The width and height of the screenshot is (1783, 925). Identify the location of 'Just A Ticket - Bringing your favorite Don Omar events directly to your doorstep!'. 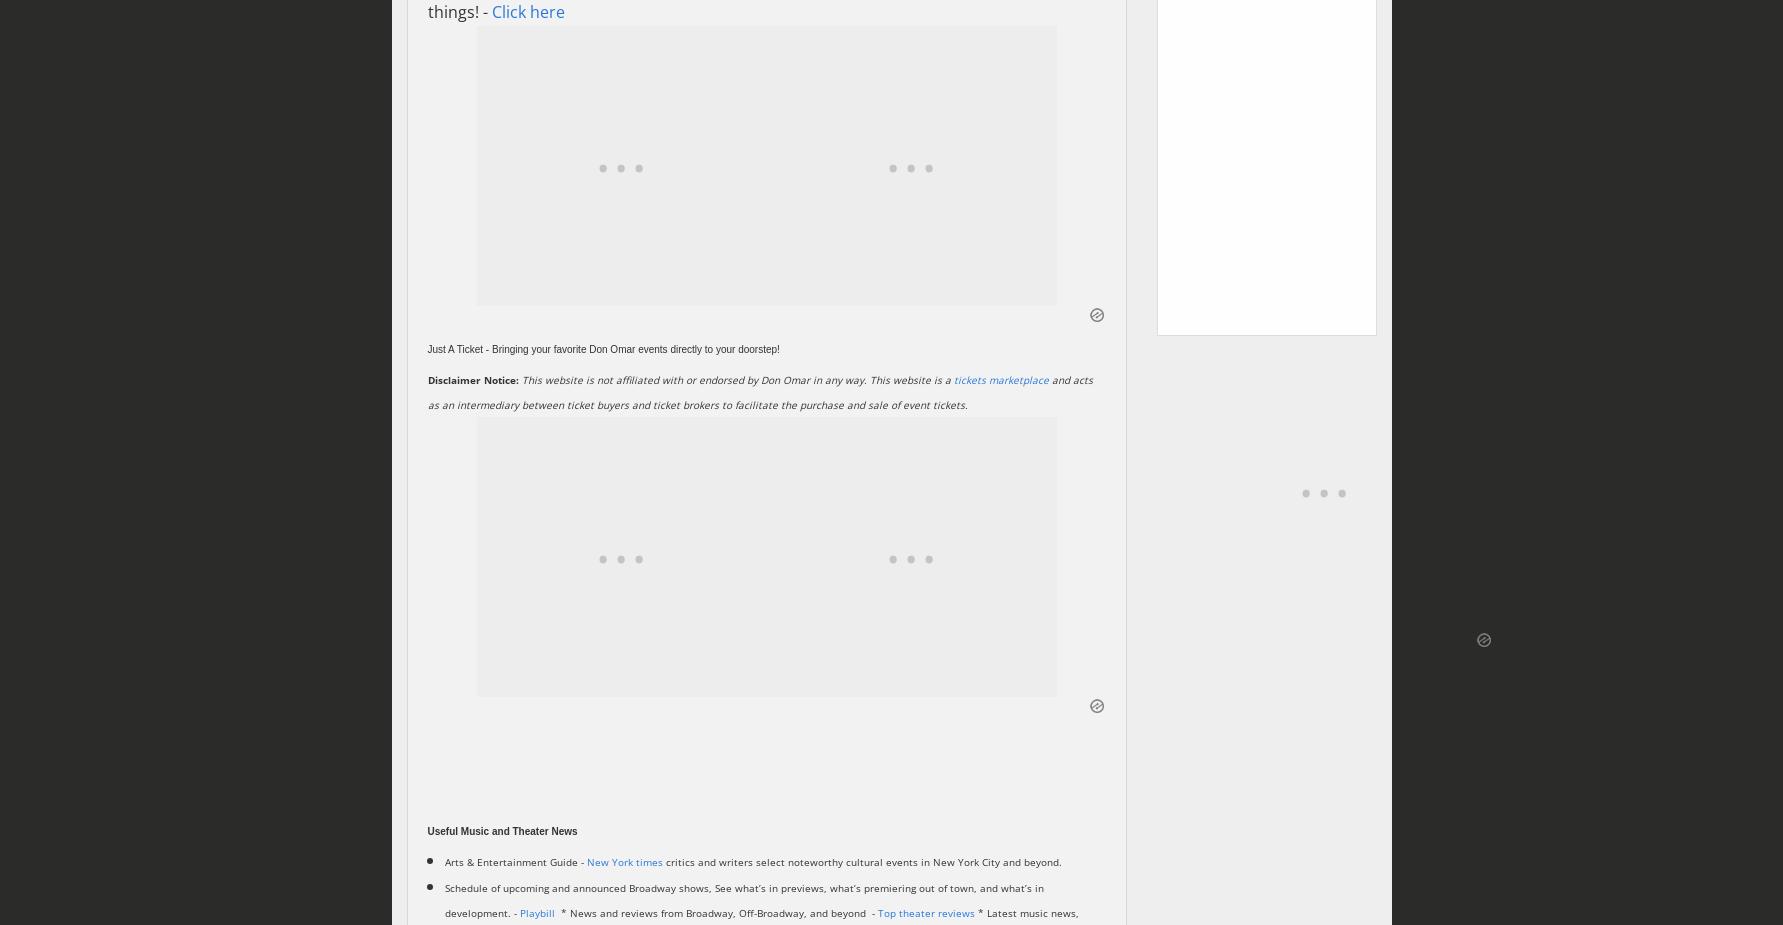
(603, 347).